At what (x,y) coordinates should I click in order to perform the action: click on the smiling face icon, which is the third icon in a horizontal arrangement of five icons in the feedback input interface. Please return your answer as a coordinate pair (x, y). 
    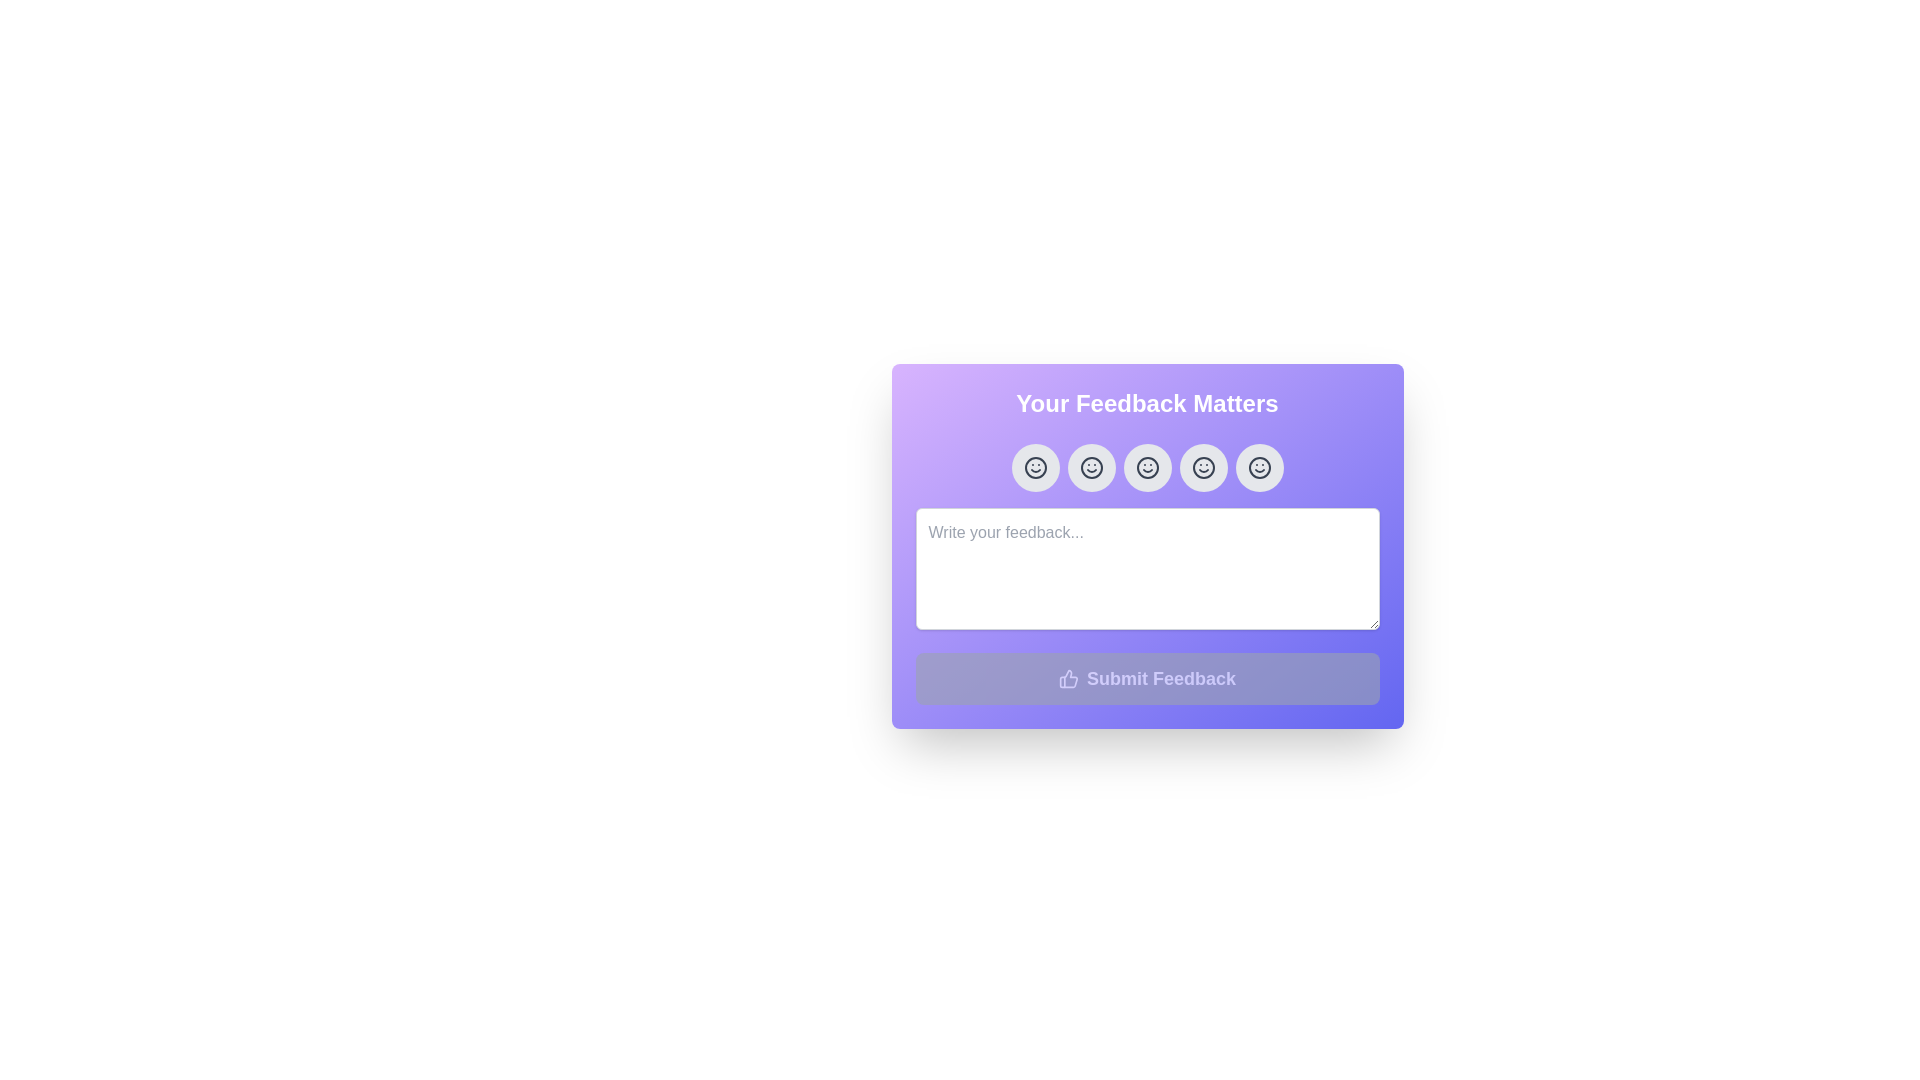
    Looking at the image, I should click on (1147, 467).